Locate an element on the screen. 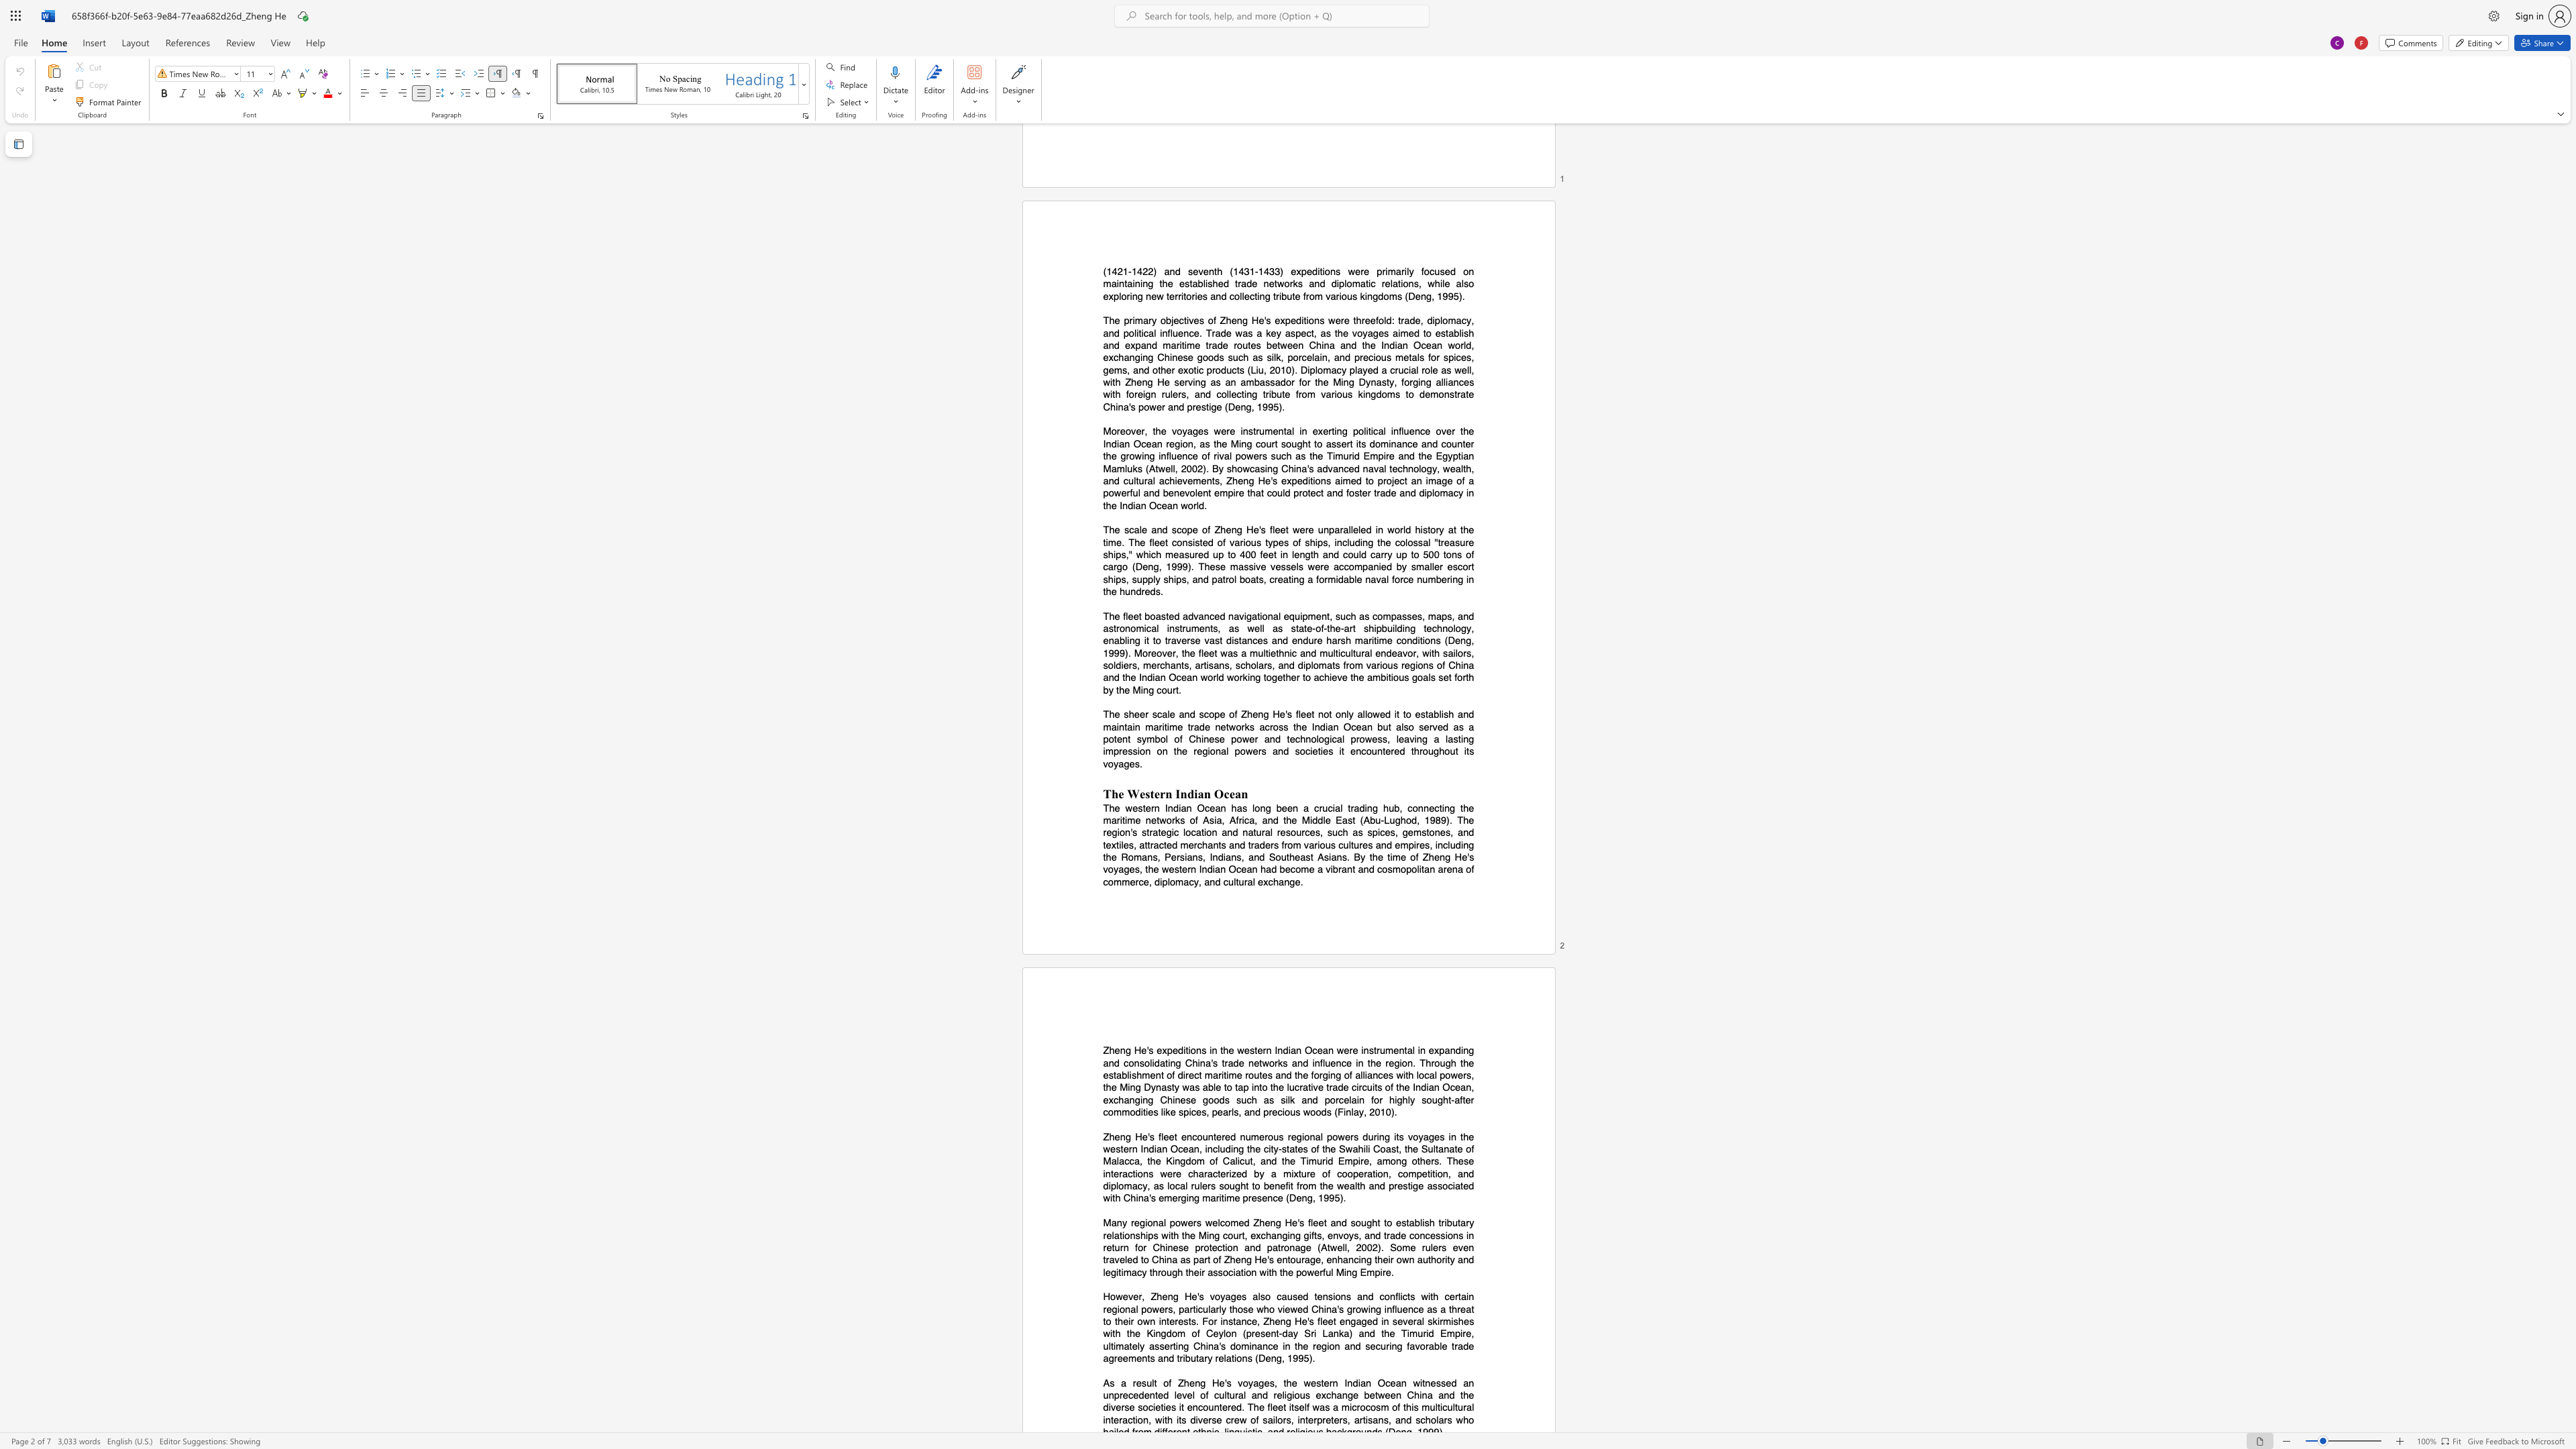 The height and width of the screenshot is (1449, 2576). the space between the continuous character "e" and "a" in the text is located at coordinates (1245, 869).